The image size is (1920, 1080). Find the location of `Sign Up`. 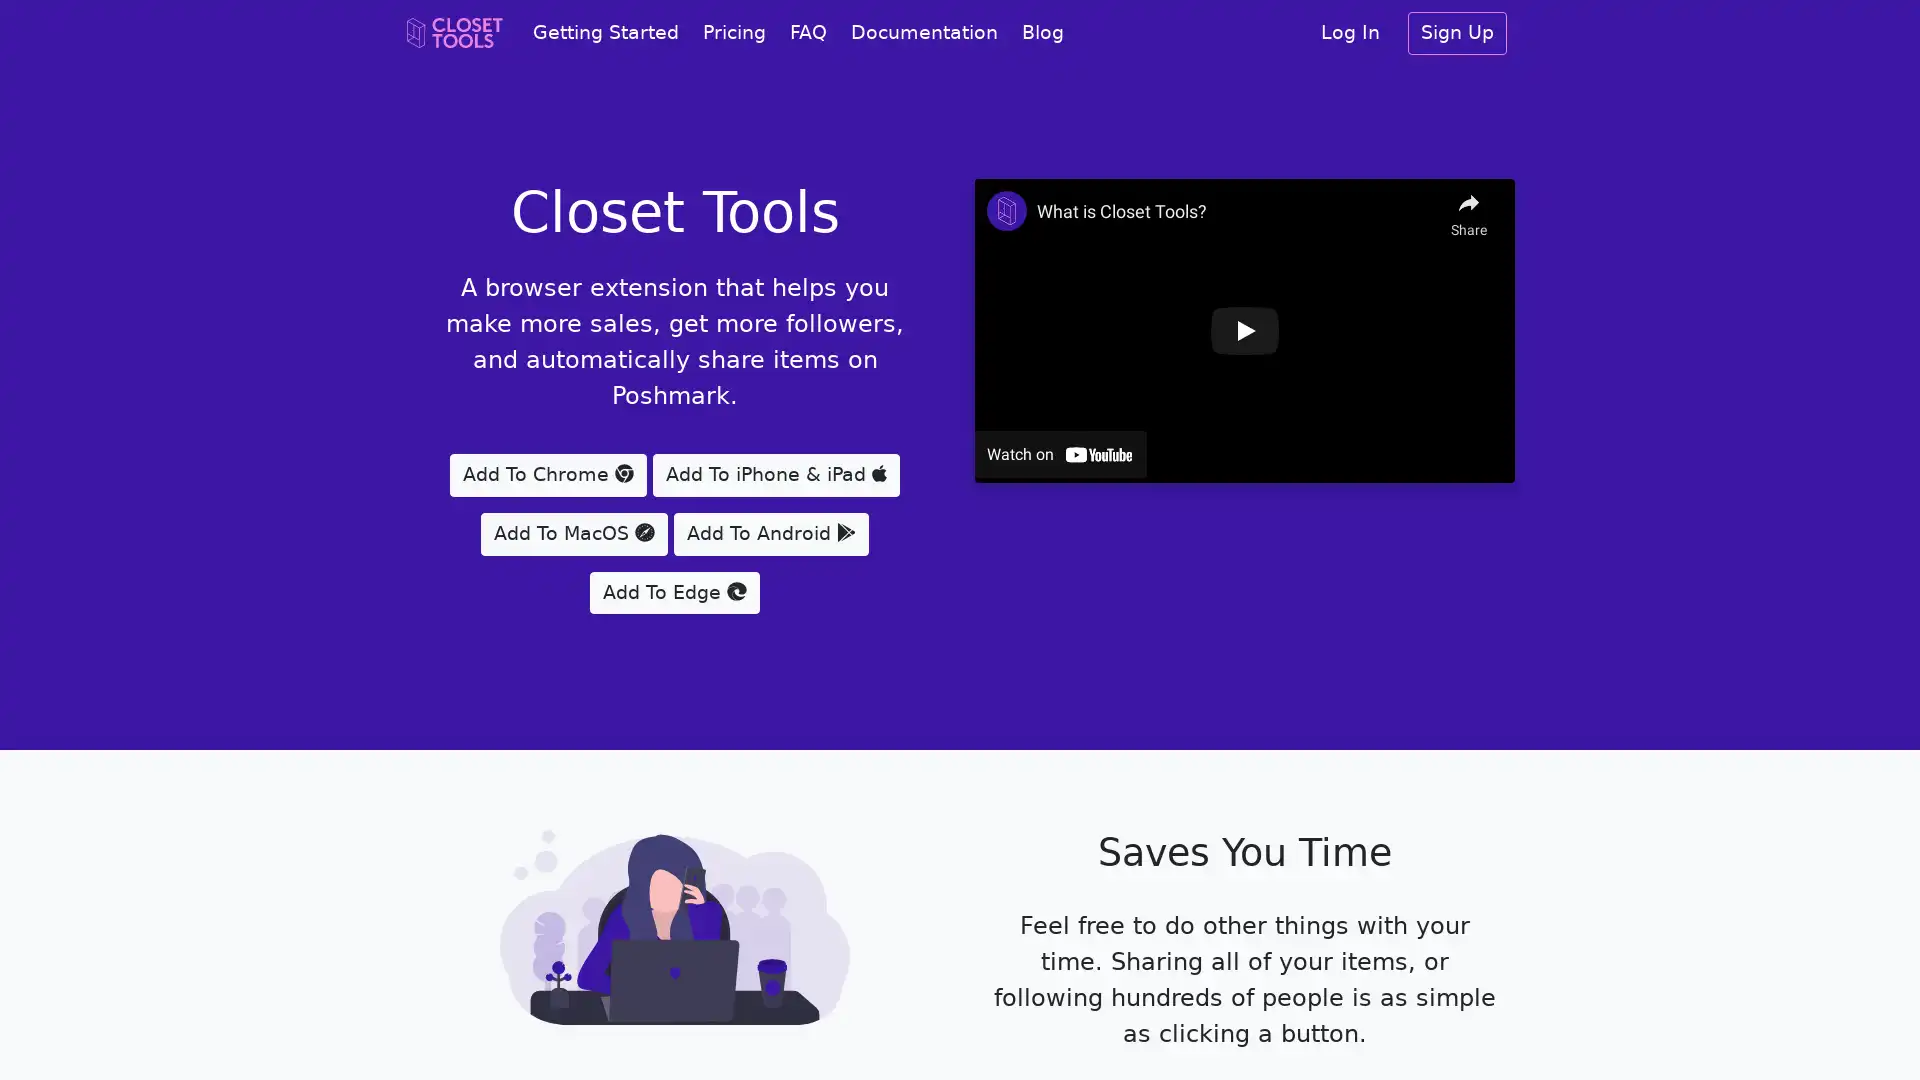

Sign Up is located at coordinates (1457, 33).